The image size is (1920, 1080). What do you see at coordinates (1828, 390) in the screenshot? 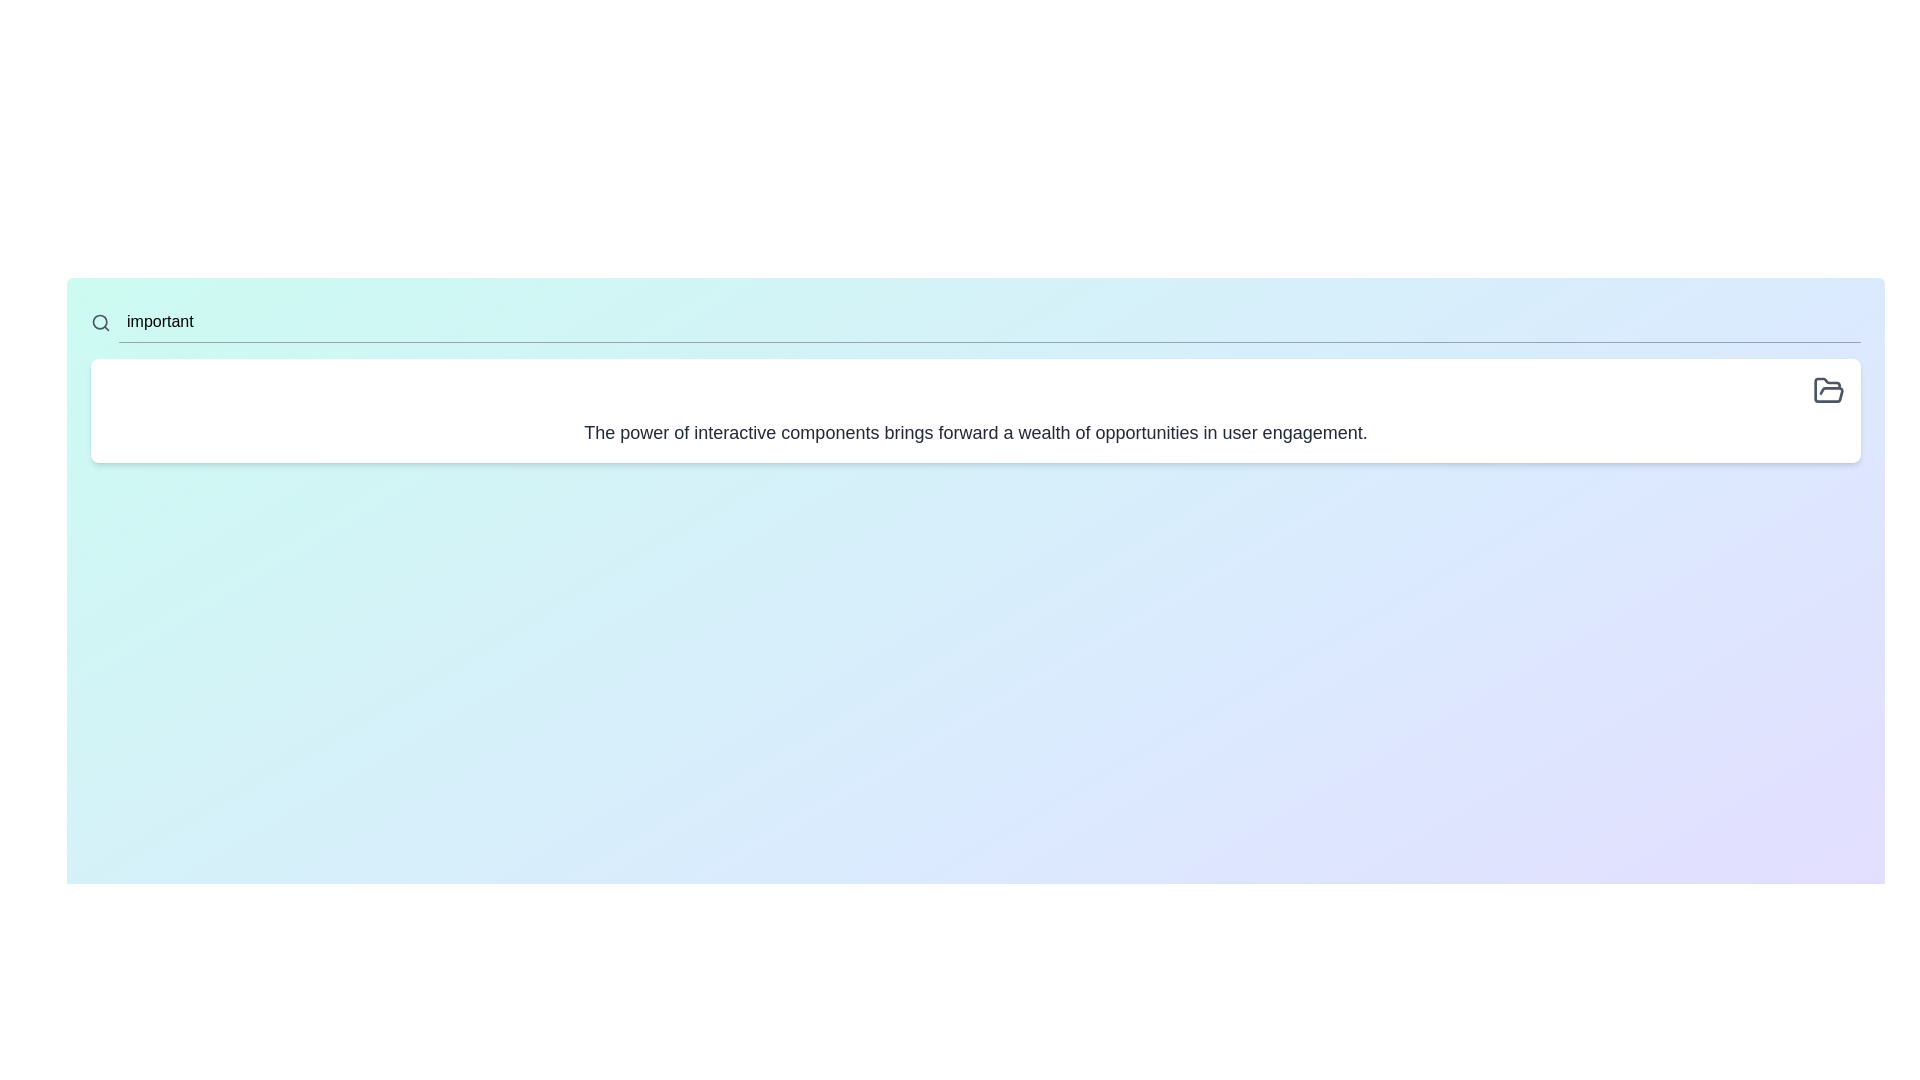
I see `the folder icon located at the upper-right corner of the white card with rounded borders and shadows` at bounding box center [1828, 390].